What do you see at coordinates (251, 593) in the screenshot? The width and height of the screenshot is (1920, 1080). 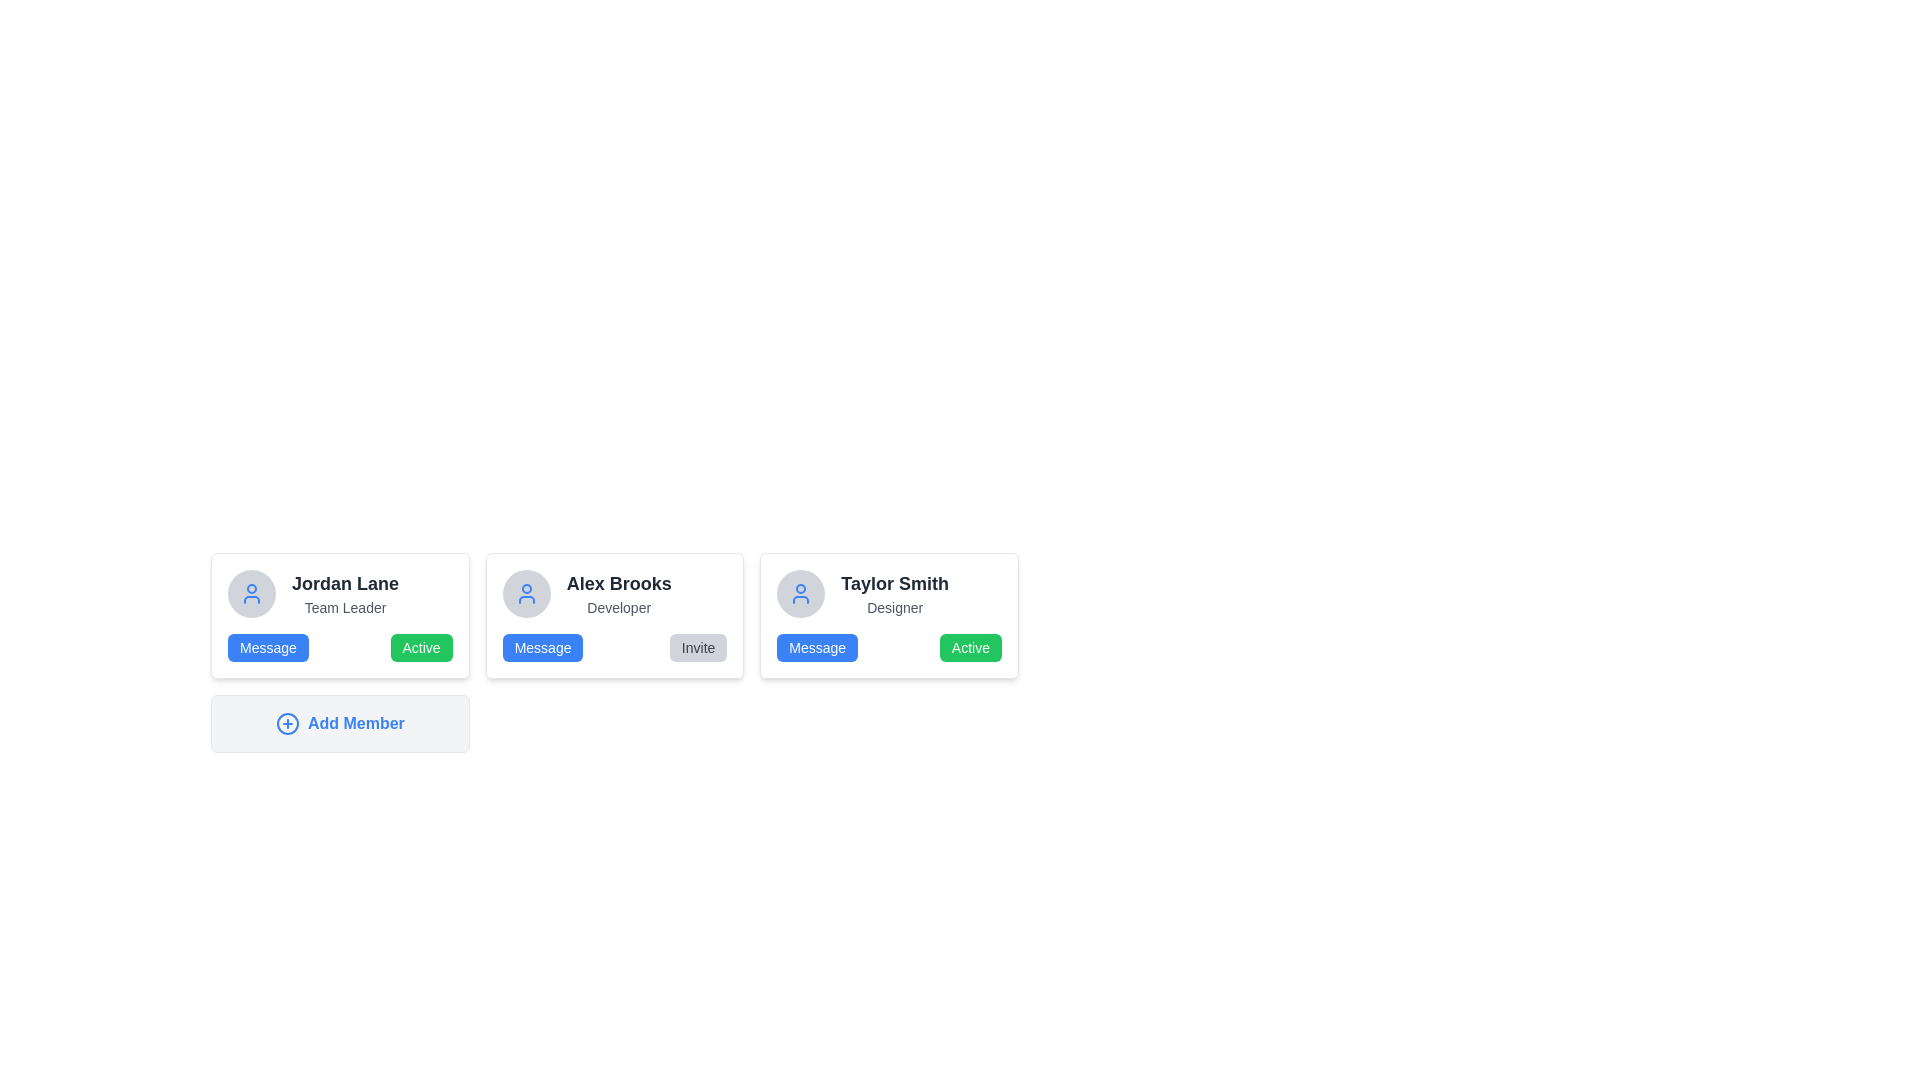 I see `the blue circular user icon with a minimalist outline design, located in the top-left corner of Jordan Lane's profile card labeled 'Jordan Lane, Team Leader'` at bounding box center [251, 593].